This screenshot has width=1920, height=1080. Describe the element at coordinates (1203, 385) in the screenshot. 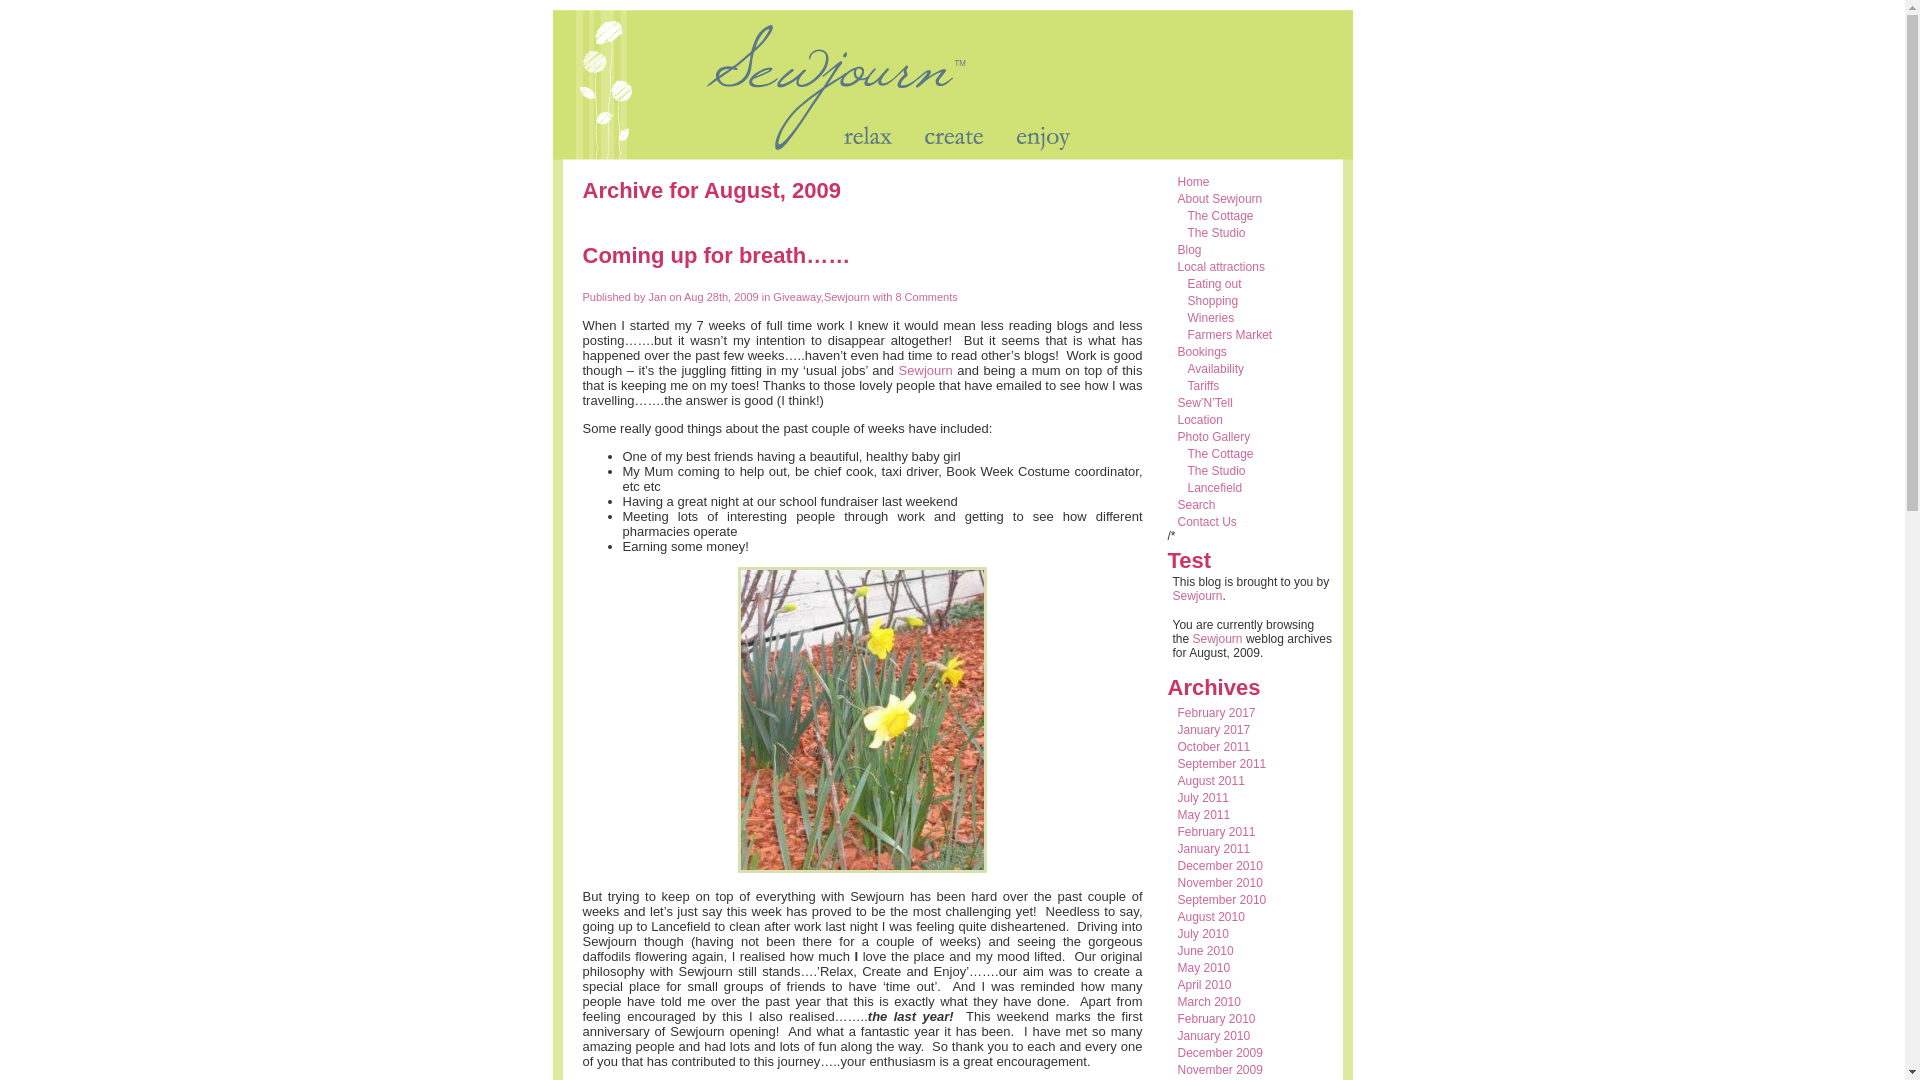

I see `'Tariffs'` at that location.